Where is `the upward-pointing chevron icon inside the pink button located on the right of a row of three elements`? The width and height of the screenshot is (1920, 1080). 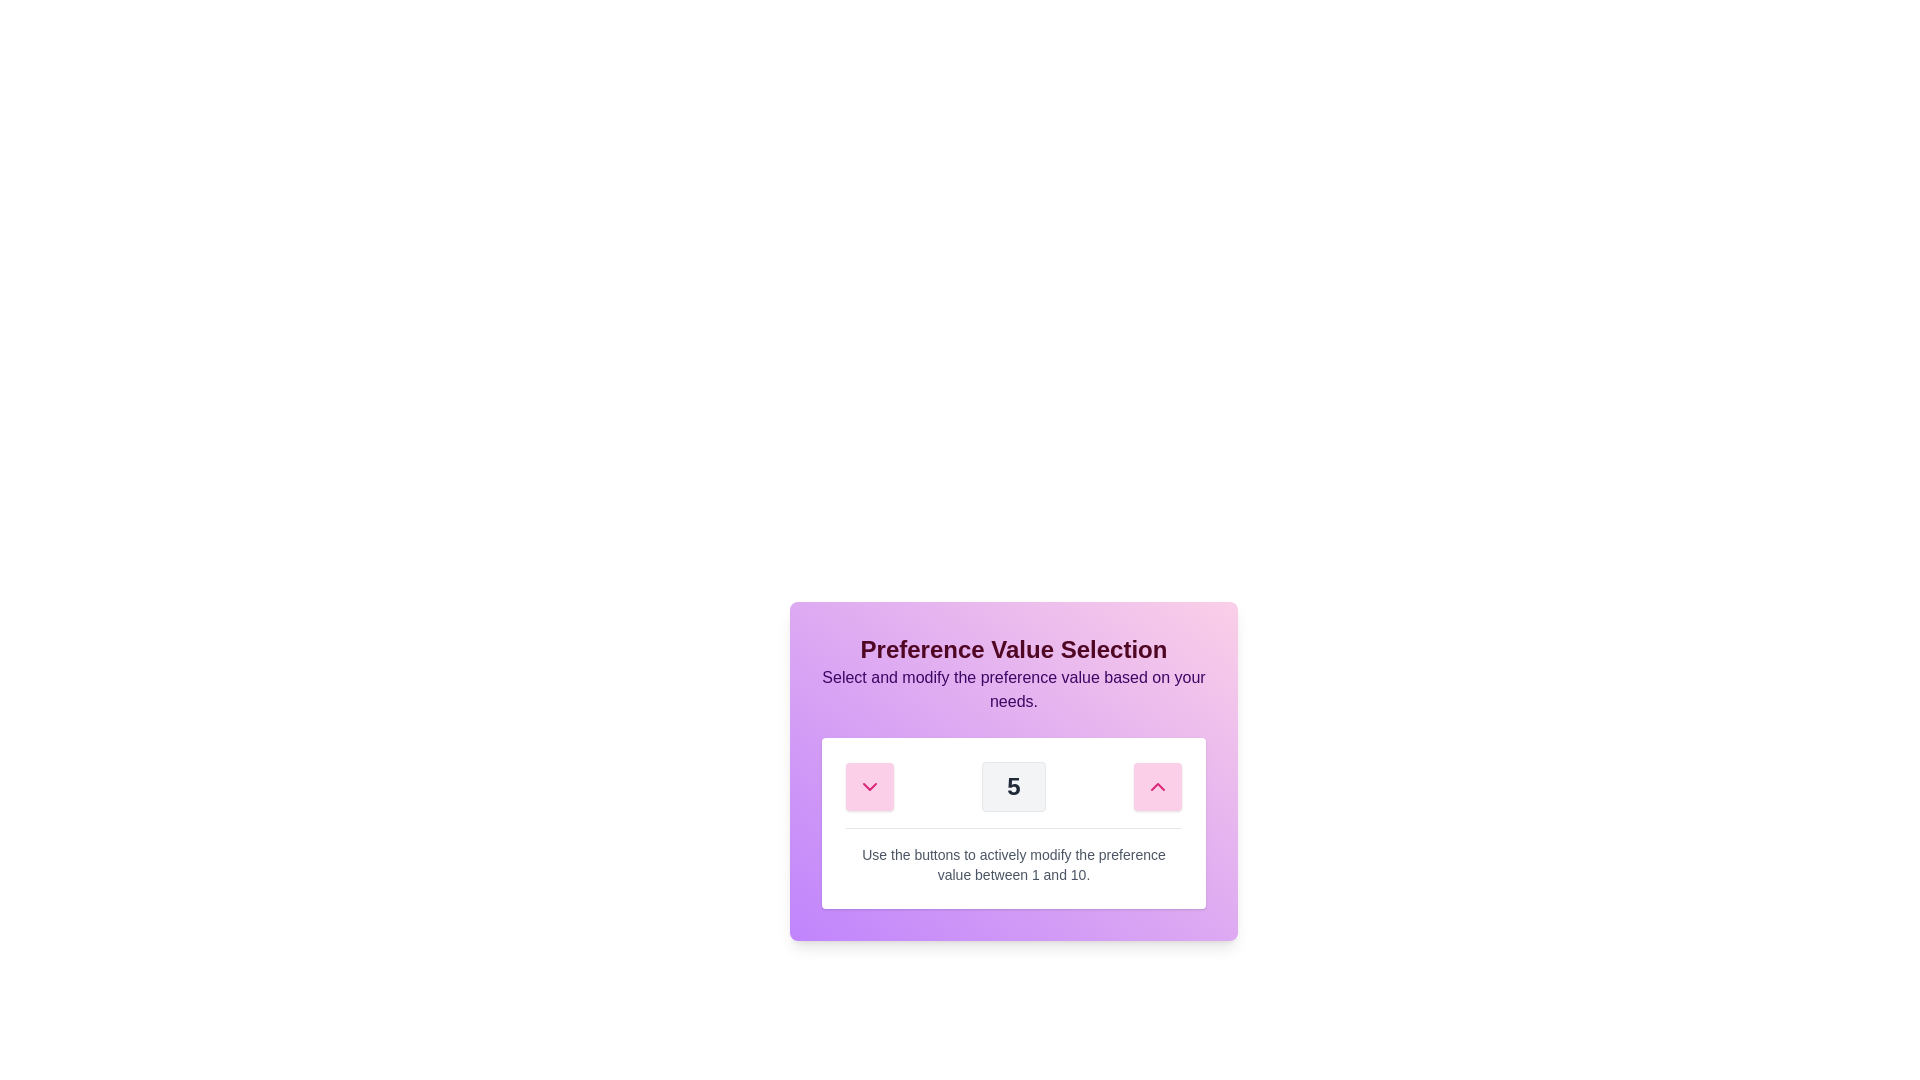
the upward-pointing chevron icon inside the pink button located on the right of a row of three elements is located at coordinates (1157, 785).